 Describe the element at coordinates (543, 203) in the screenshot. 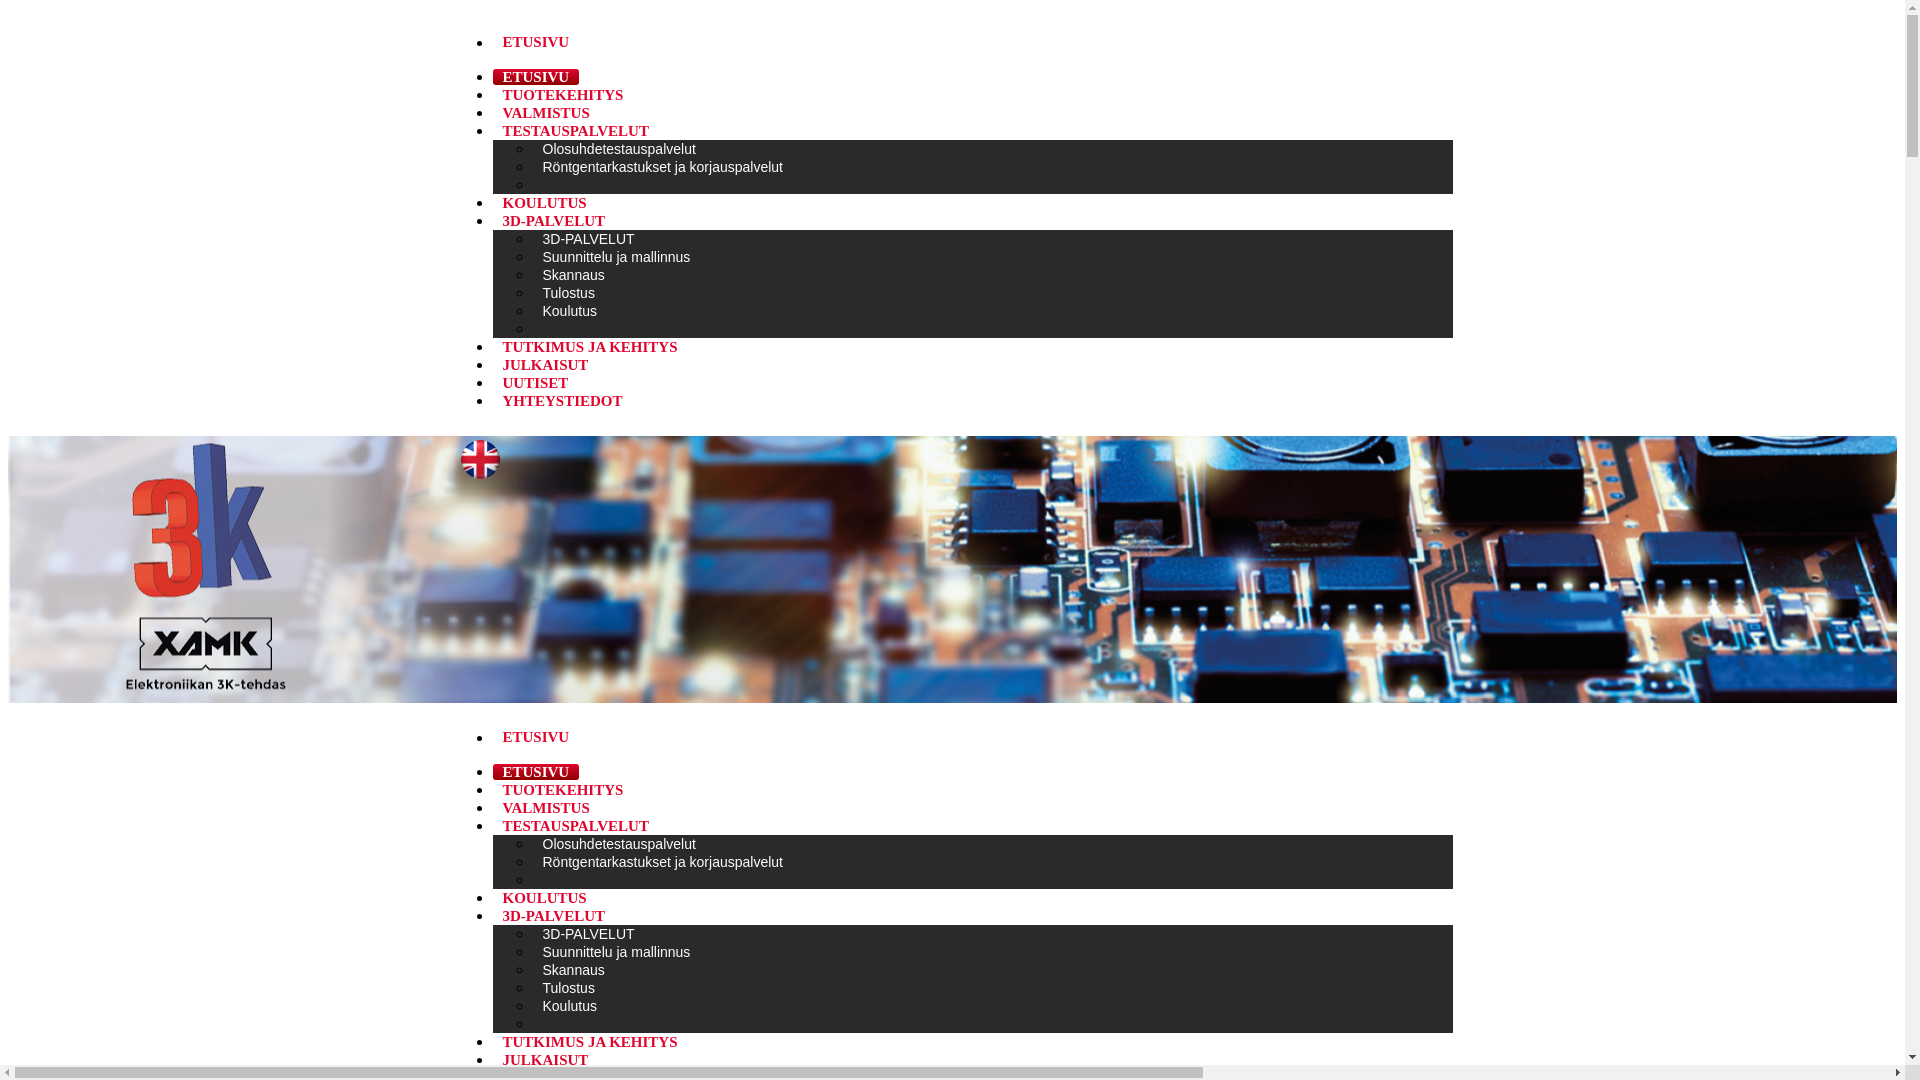

I see `'KOULUTUS'` at that location.